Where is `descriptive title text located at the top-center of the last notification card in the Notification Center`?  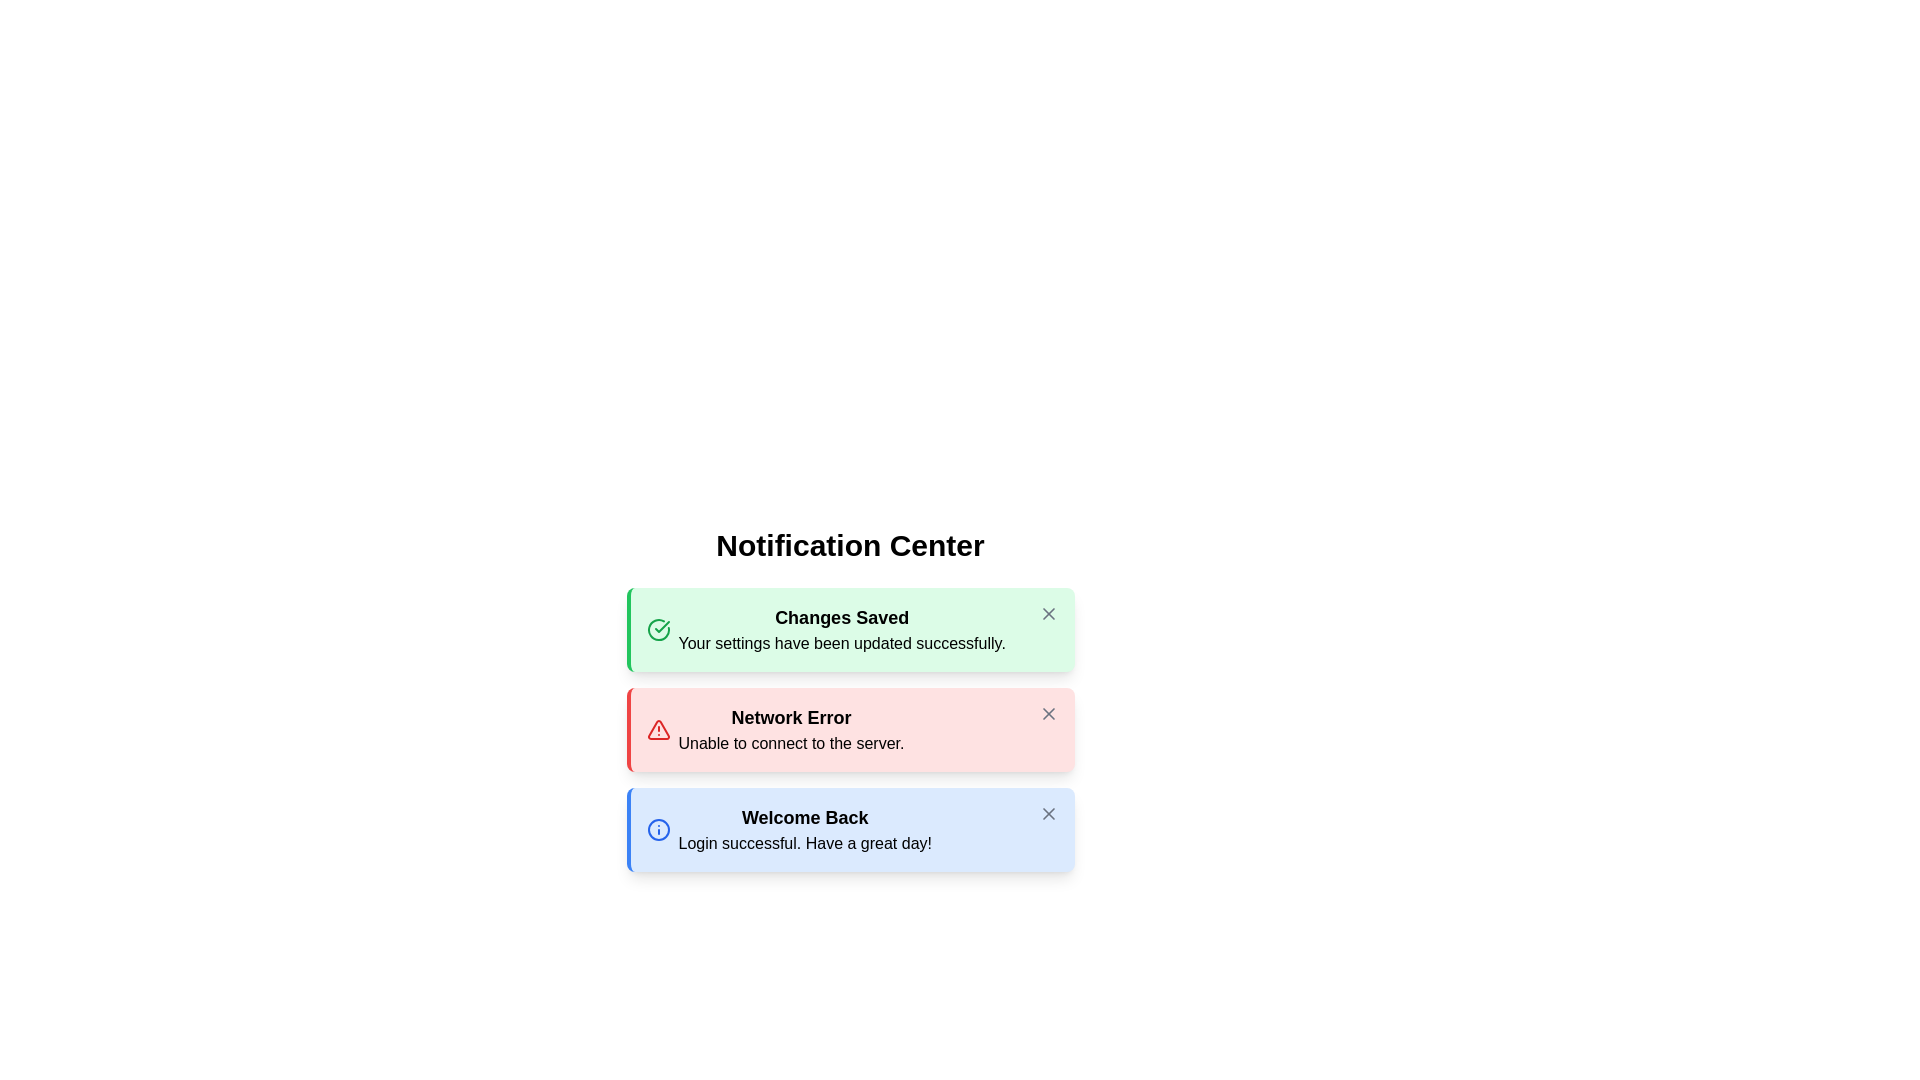 descriptive title text located at the top-center of the last notification card in the Notification Center is located at coordinates (805, 817).